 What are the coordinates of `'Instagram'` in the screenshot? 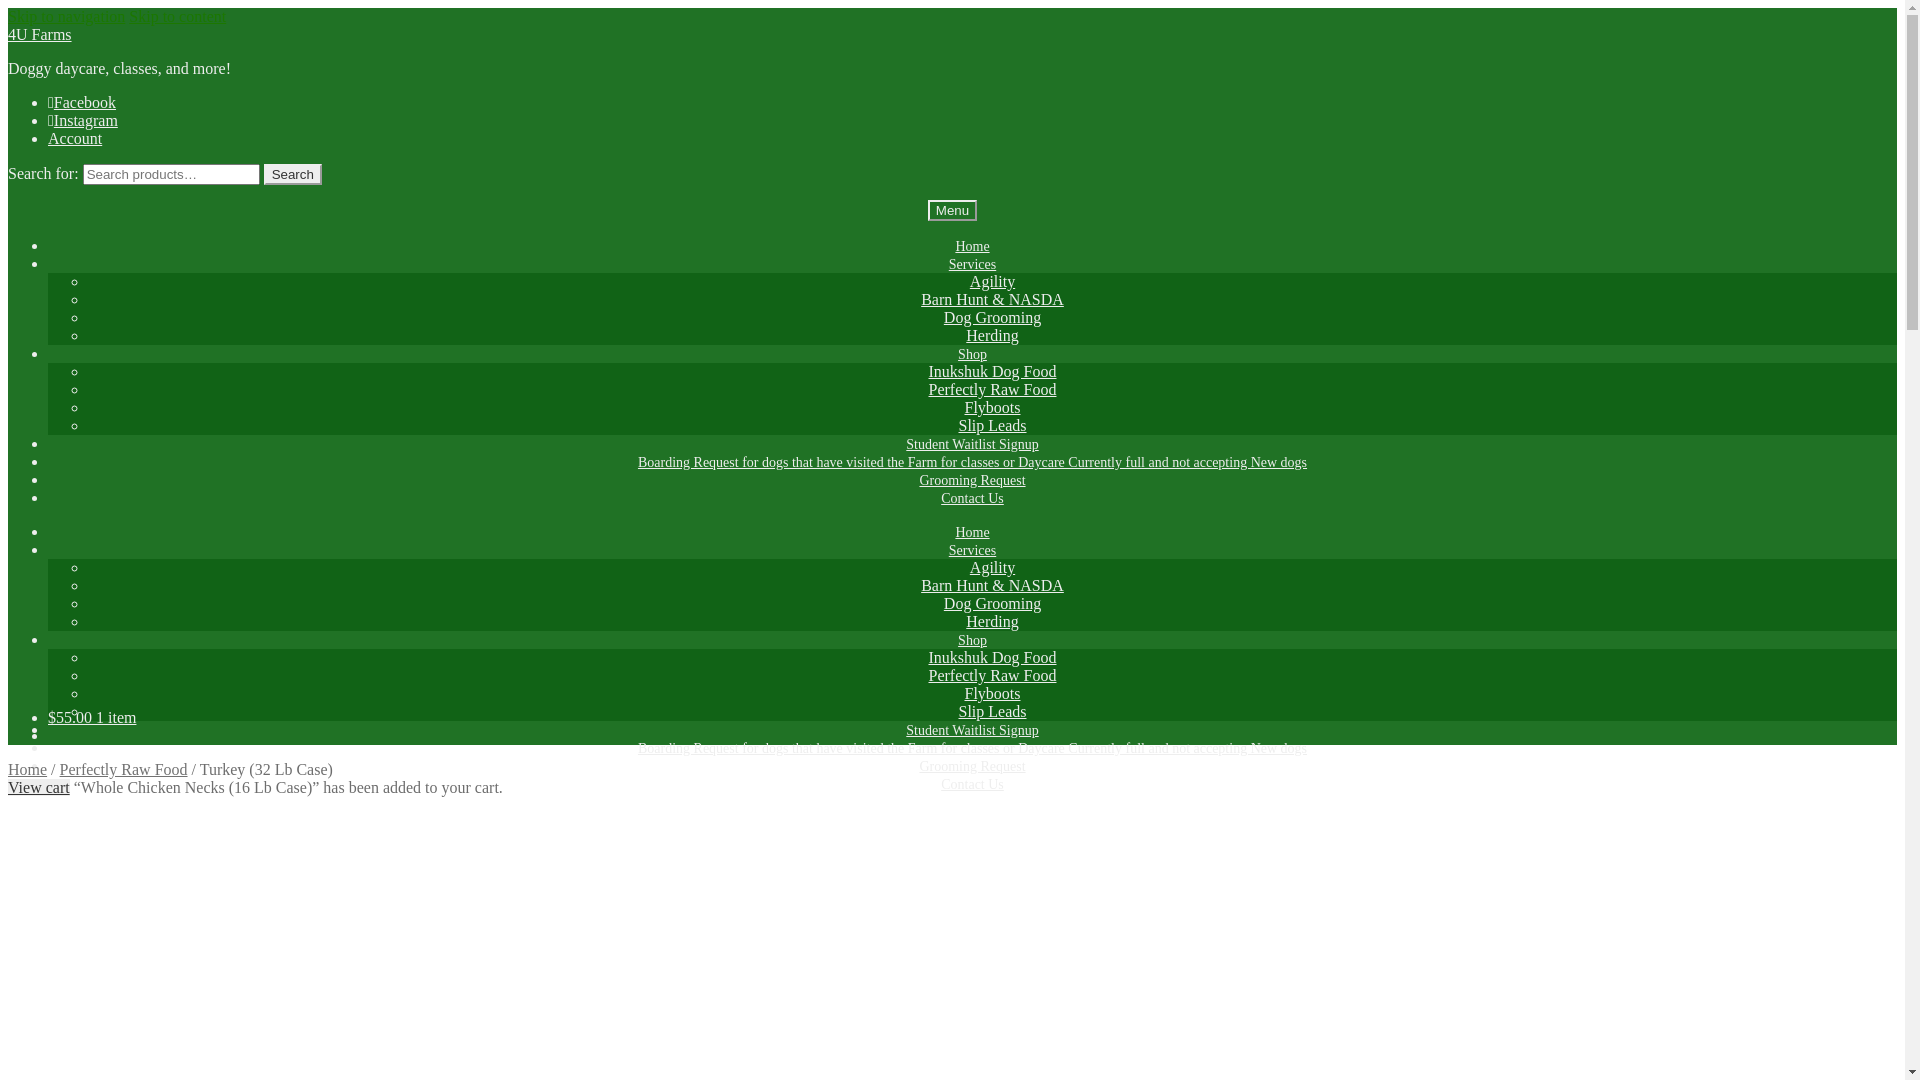 It's located at (85, 120).